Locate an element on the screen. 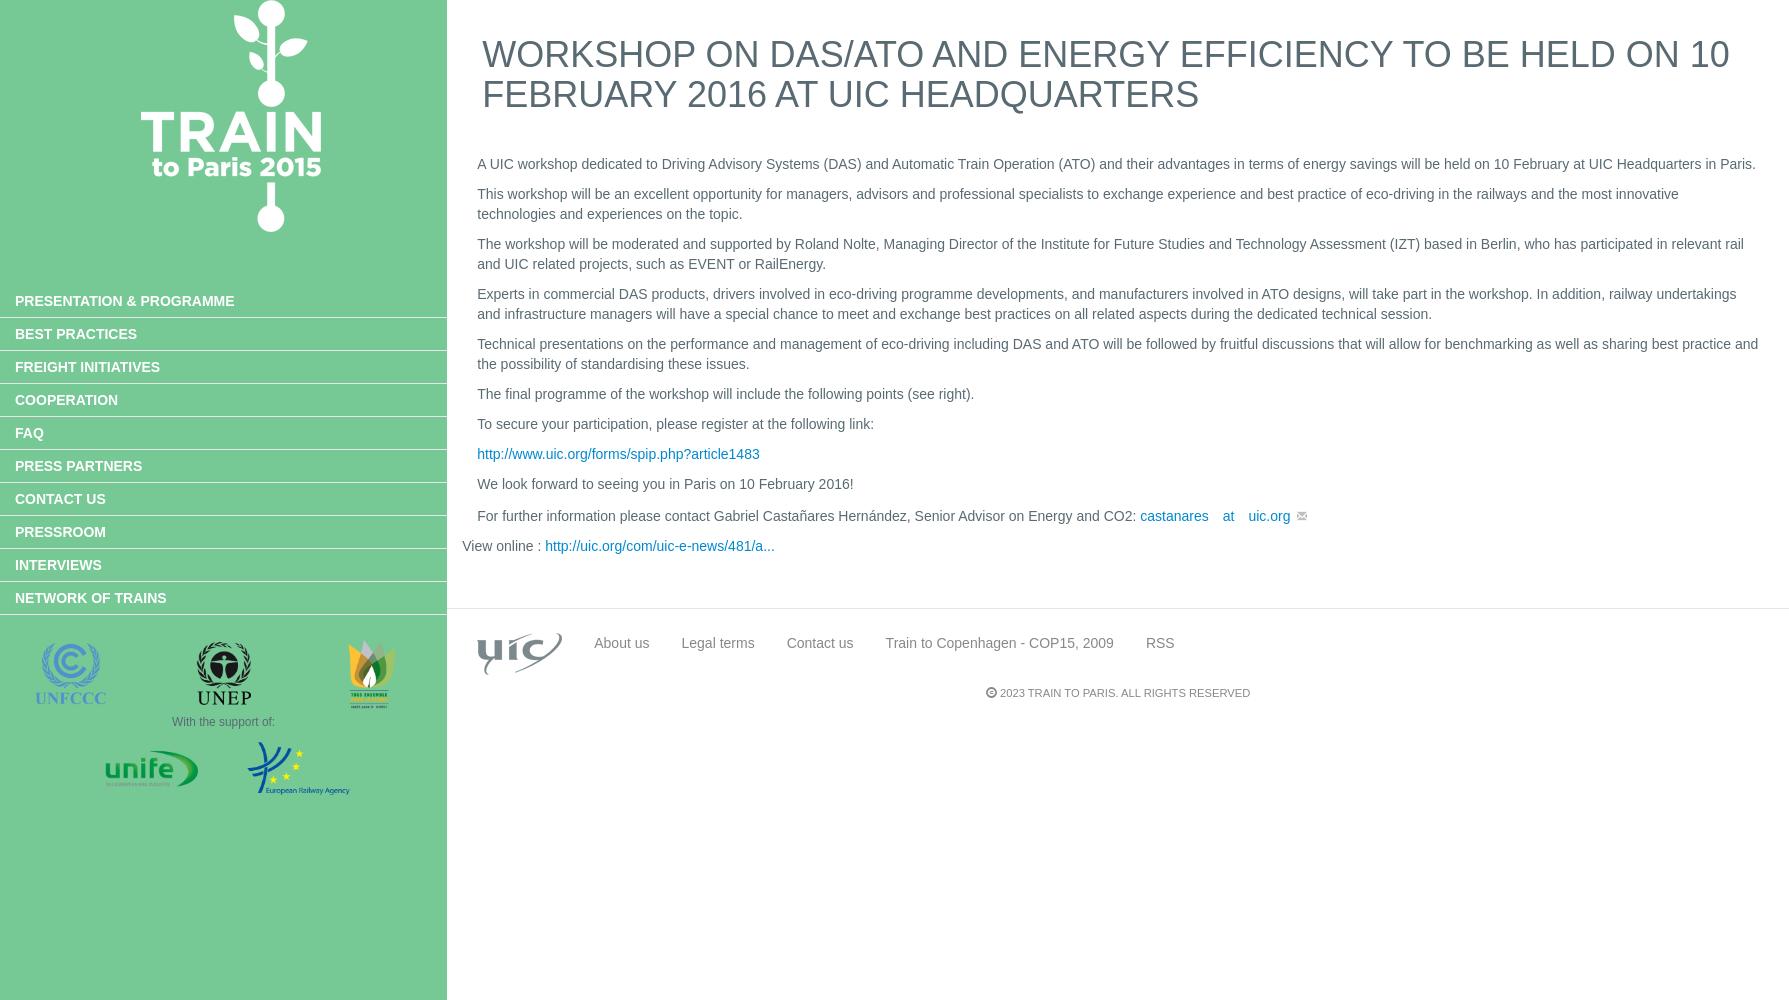  'To secure your participation, please register at the following link:' is located at coordinates (675, 424).